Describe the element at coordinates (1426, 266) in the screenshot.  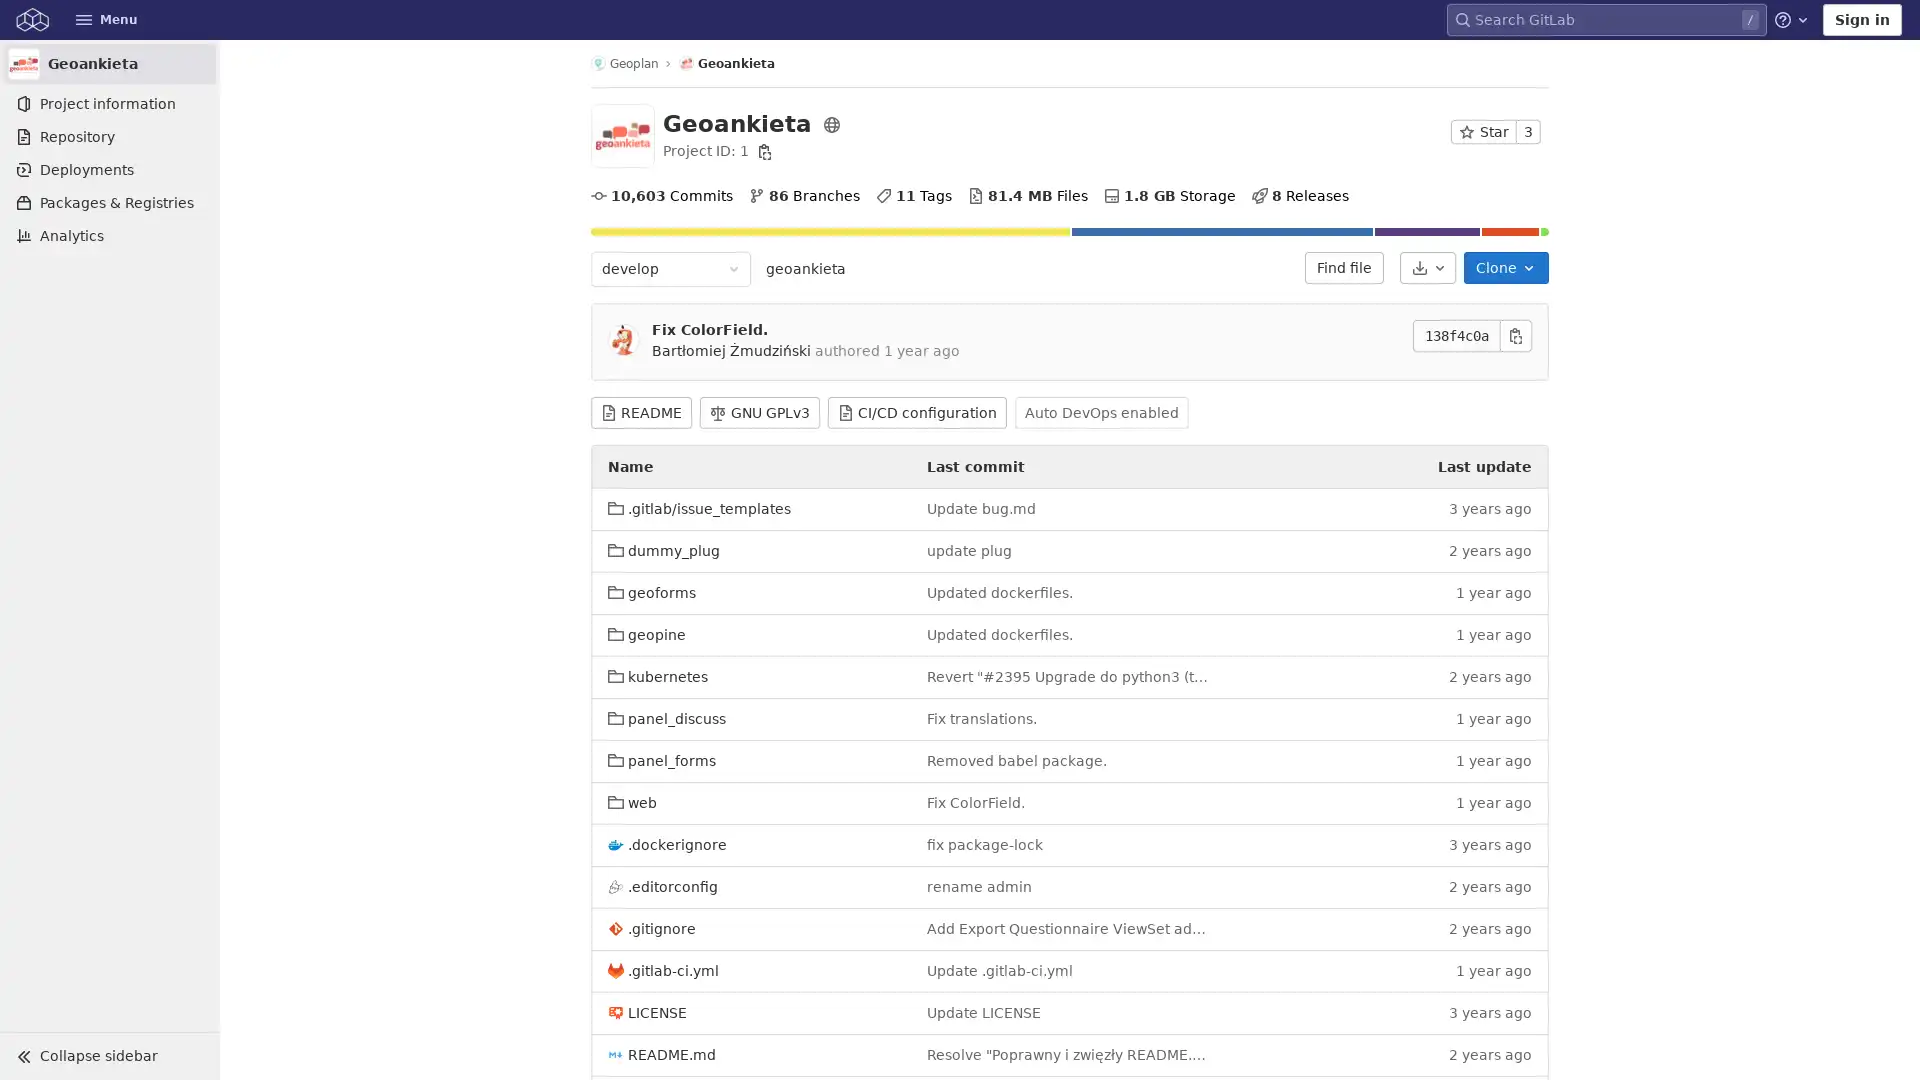
I see `Download` at that location.